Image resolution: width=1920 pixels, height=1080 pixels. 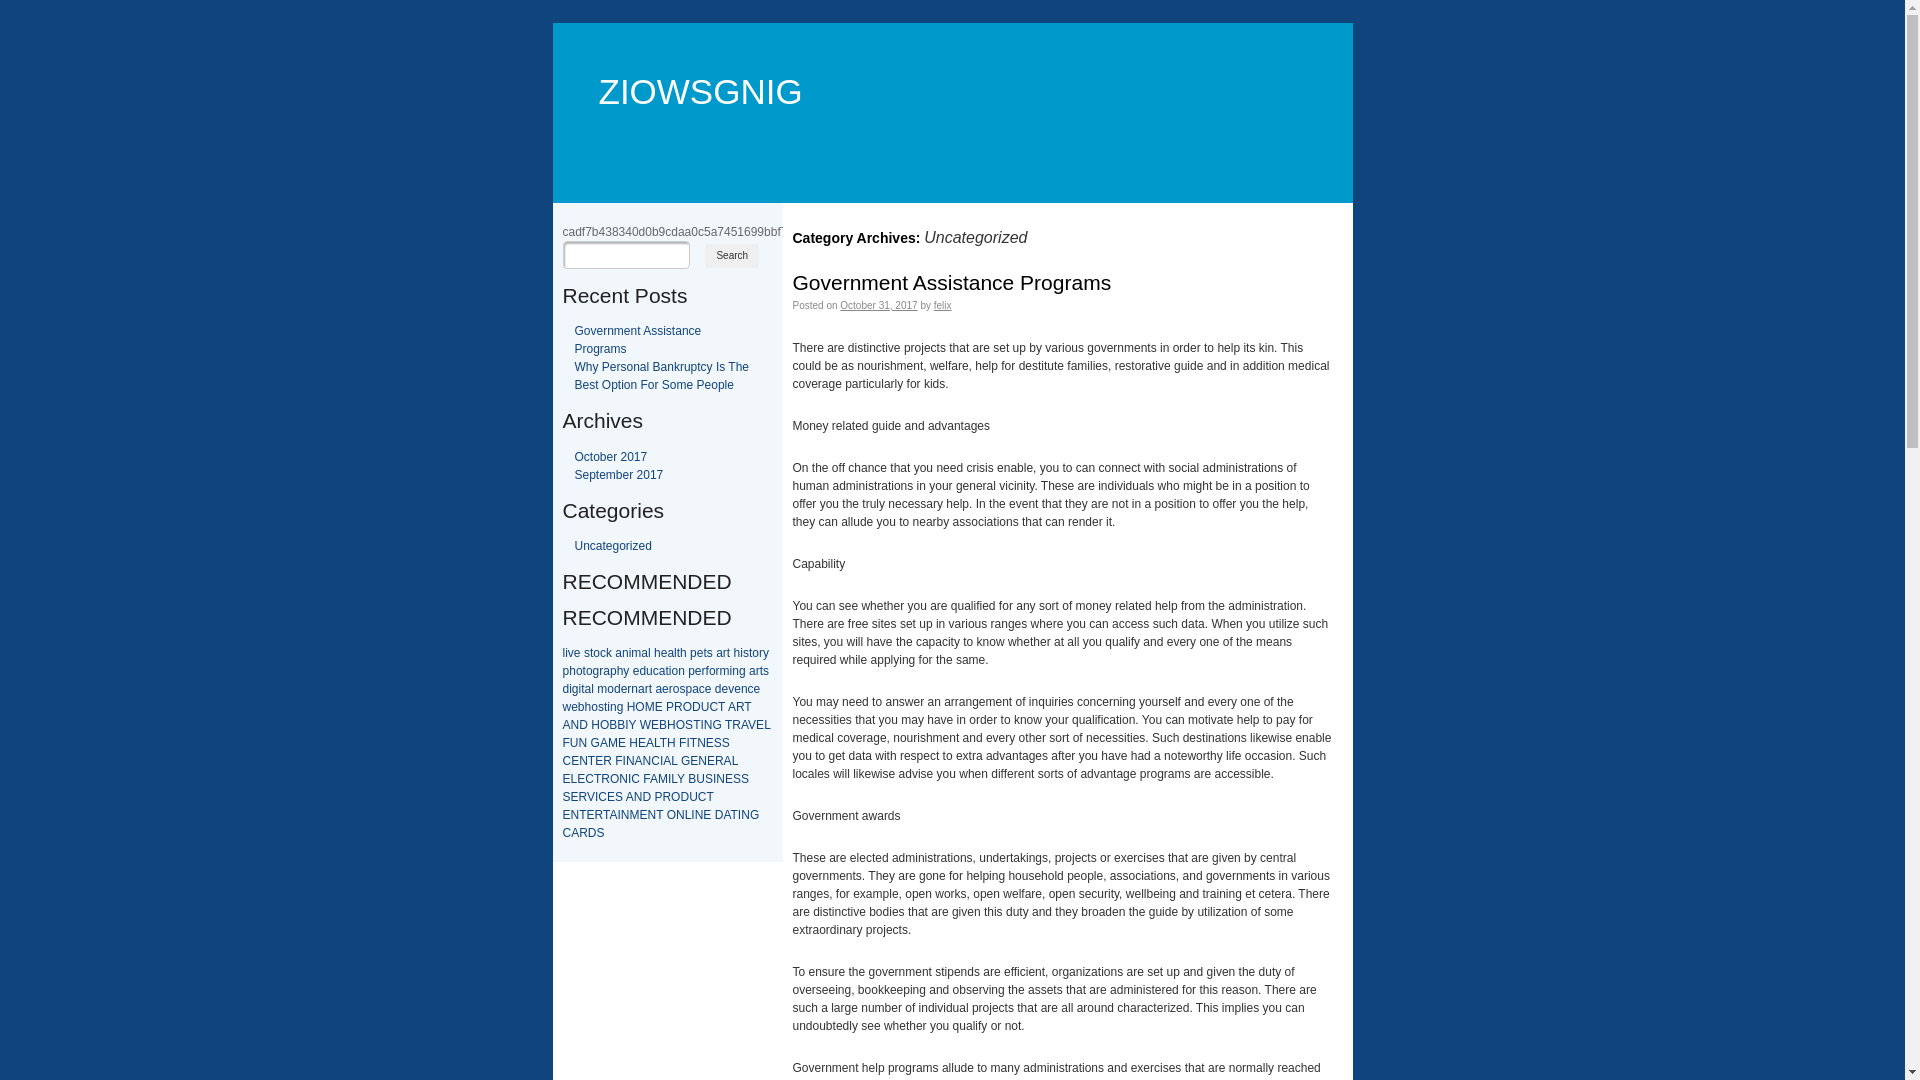 I want to click on 'T', so click(x=746, y=705).